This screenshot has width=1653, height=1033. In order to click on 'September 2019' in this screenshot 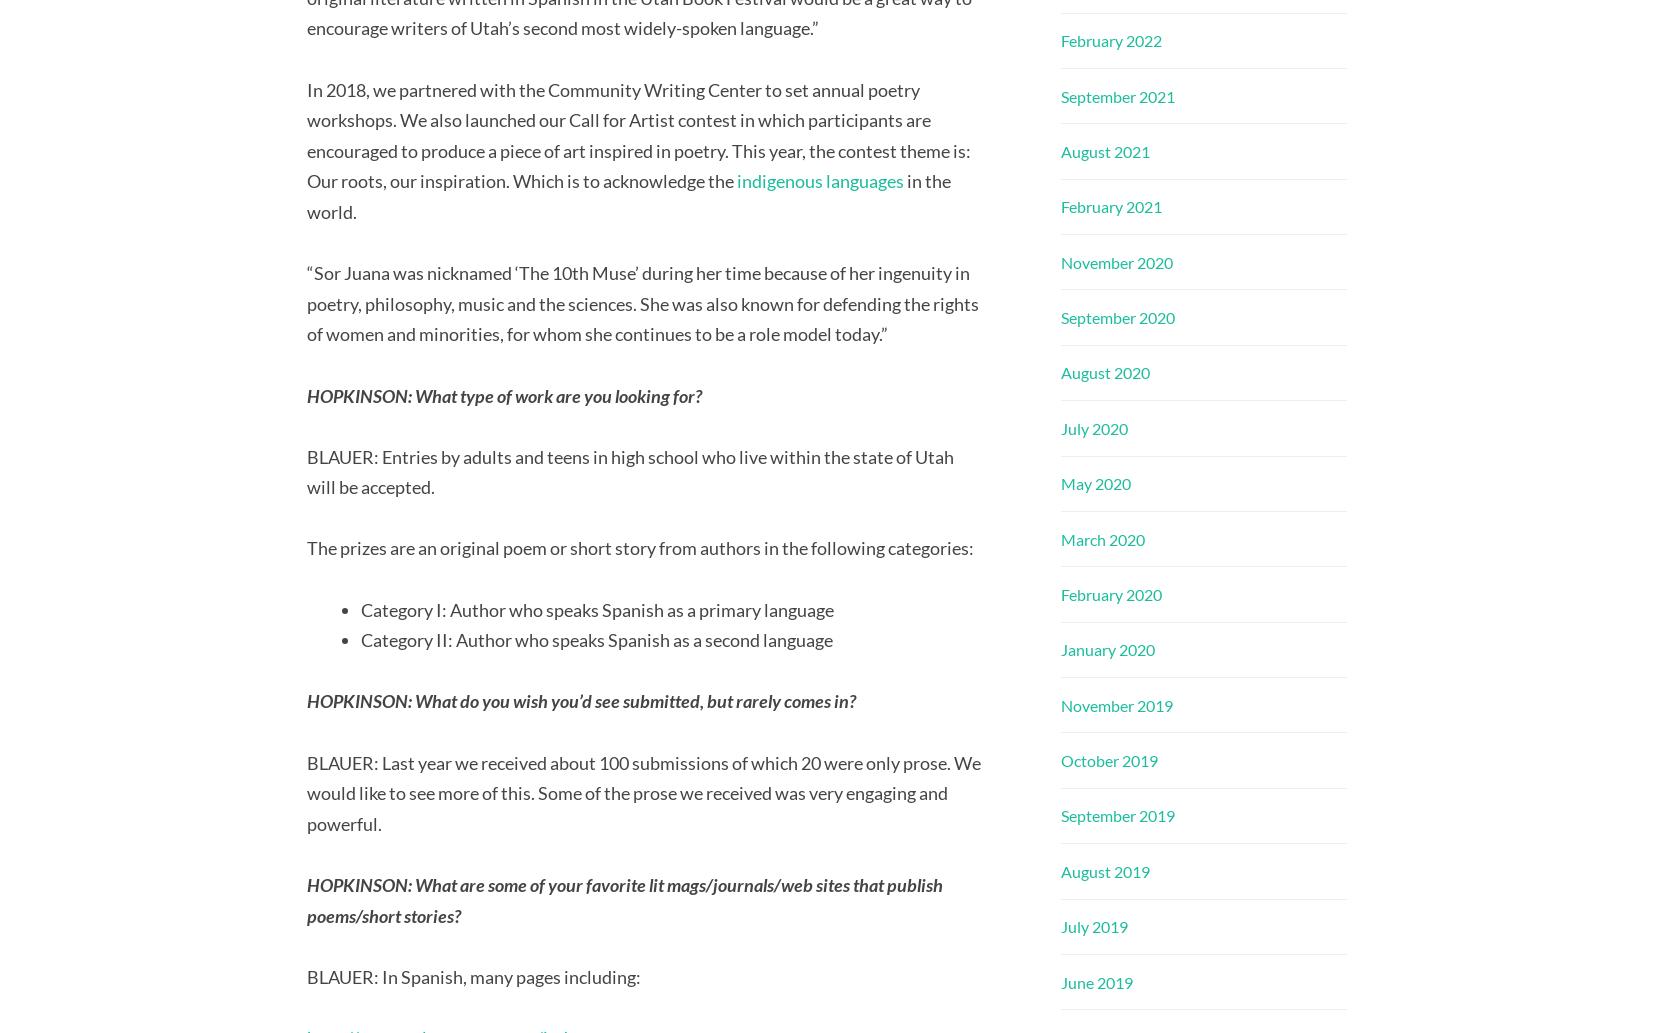, I will do `click(1116, 815)`.